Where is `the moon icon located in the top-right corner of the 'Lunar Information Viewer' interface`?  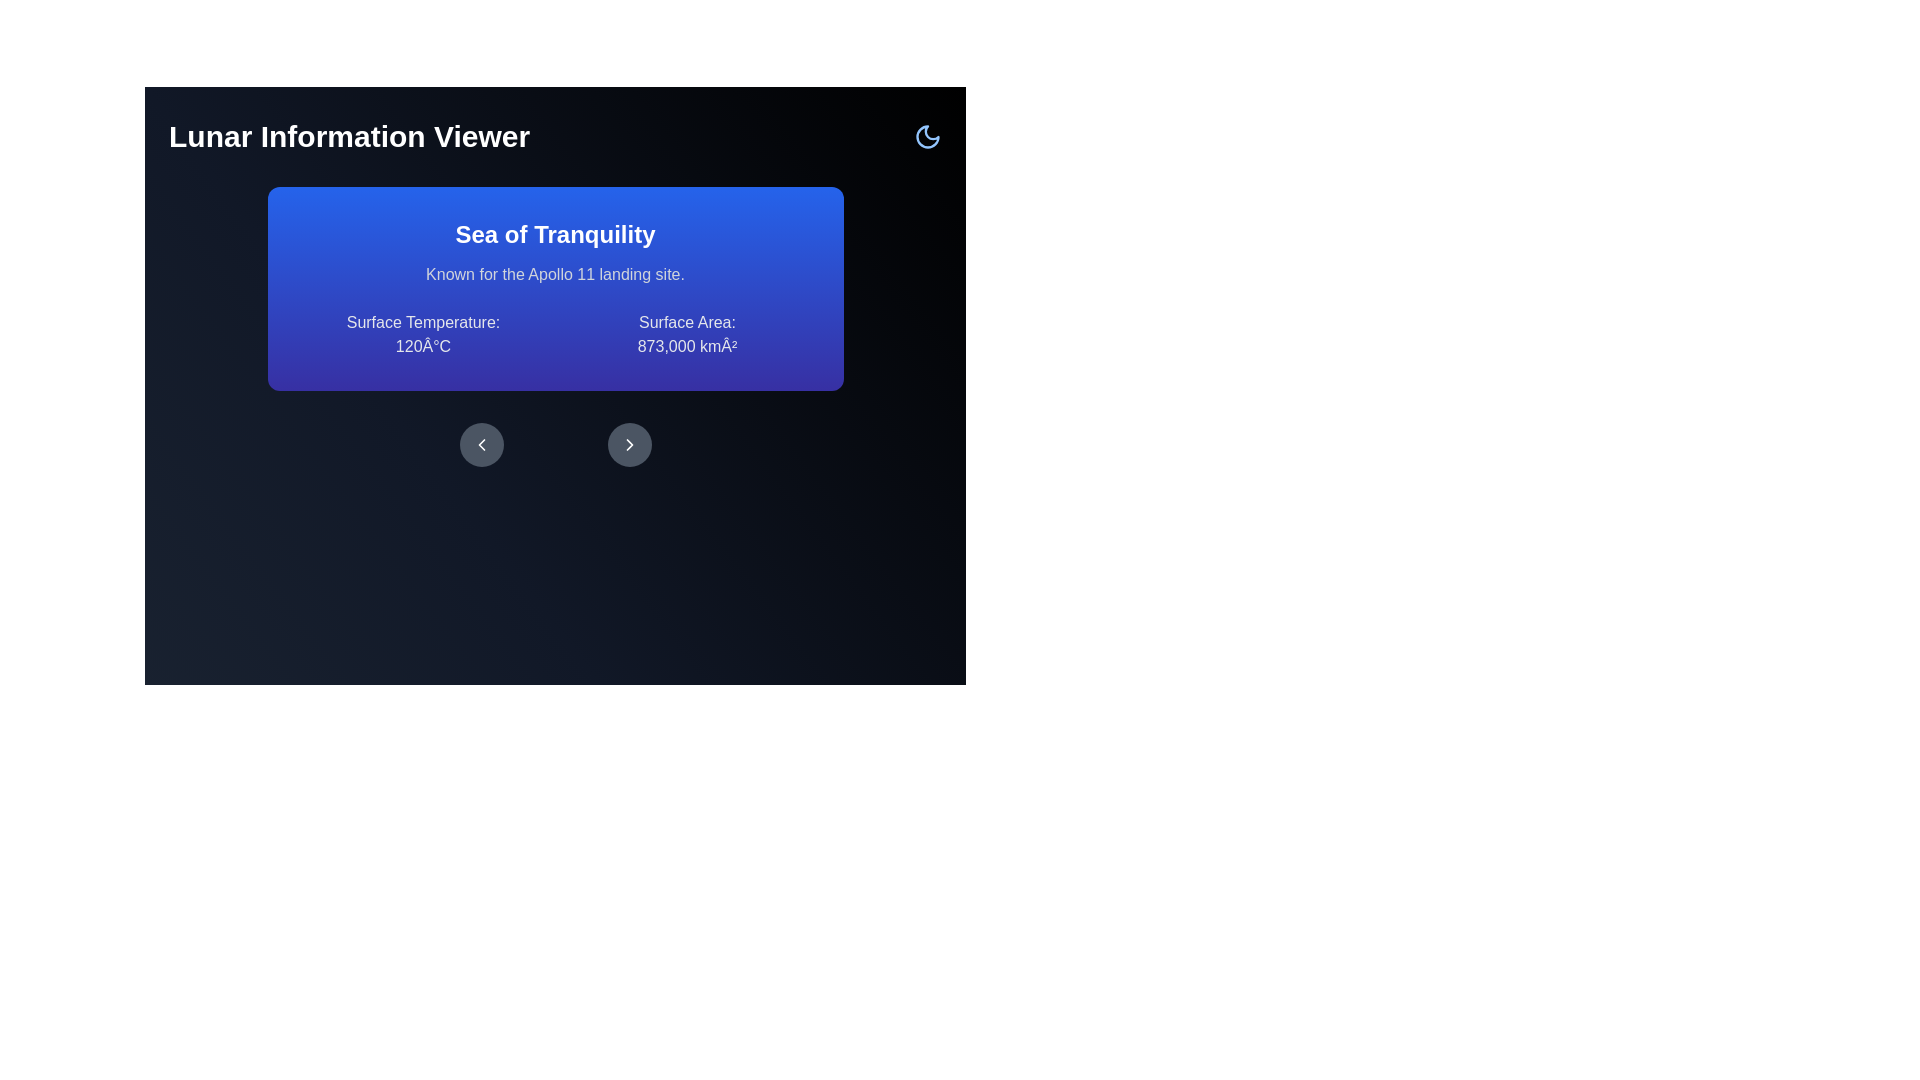
the moon icon located in the top-right corner of the 'Lunar Information Viewer' interface is located at coordinates (926, 136).